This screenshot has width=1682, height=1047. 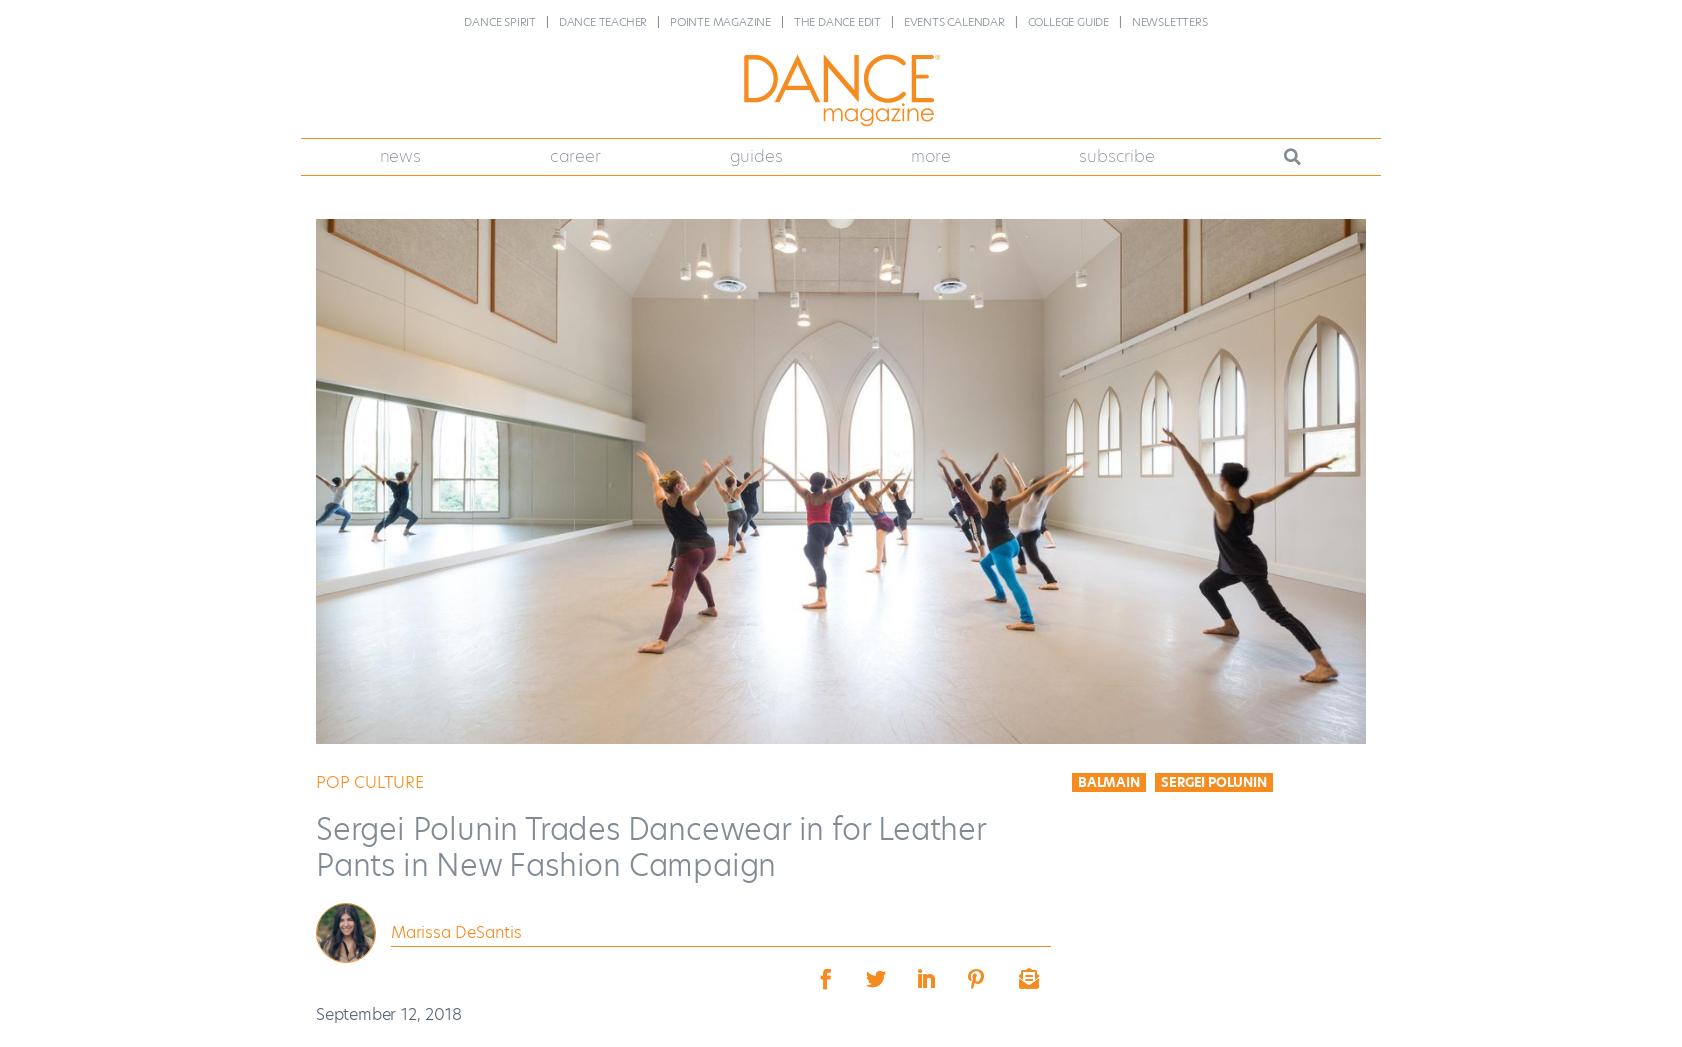 I want to click on 'Become a Subscriber', so click(x=1071, y=202).